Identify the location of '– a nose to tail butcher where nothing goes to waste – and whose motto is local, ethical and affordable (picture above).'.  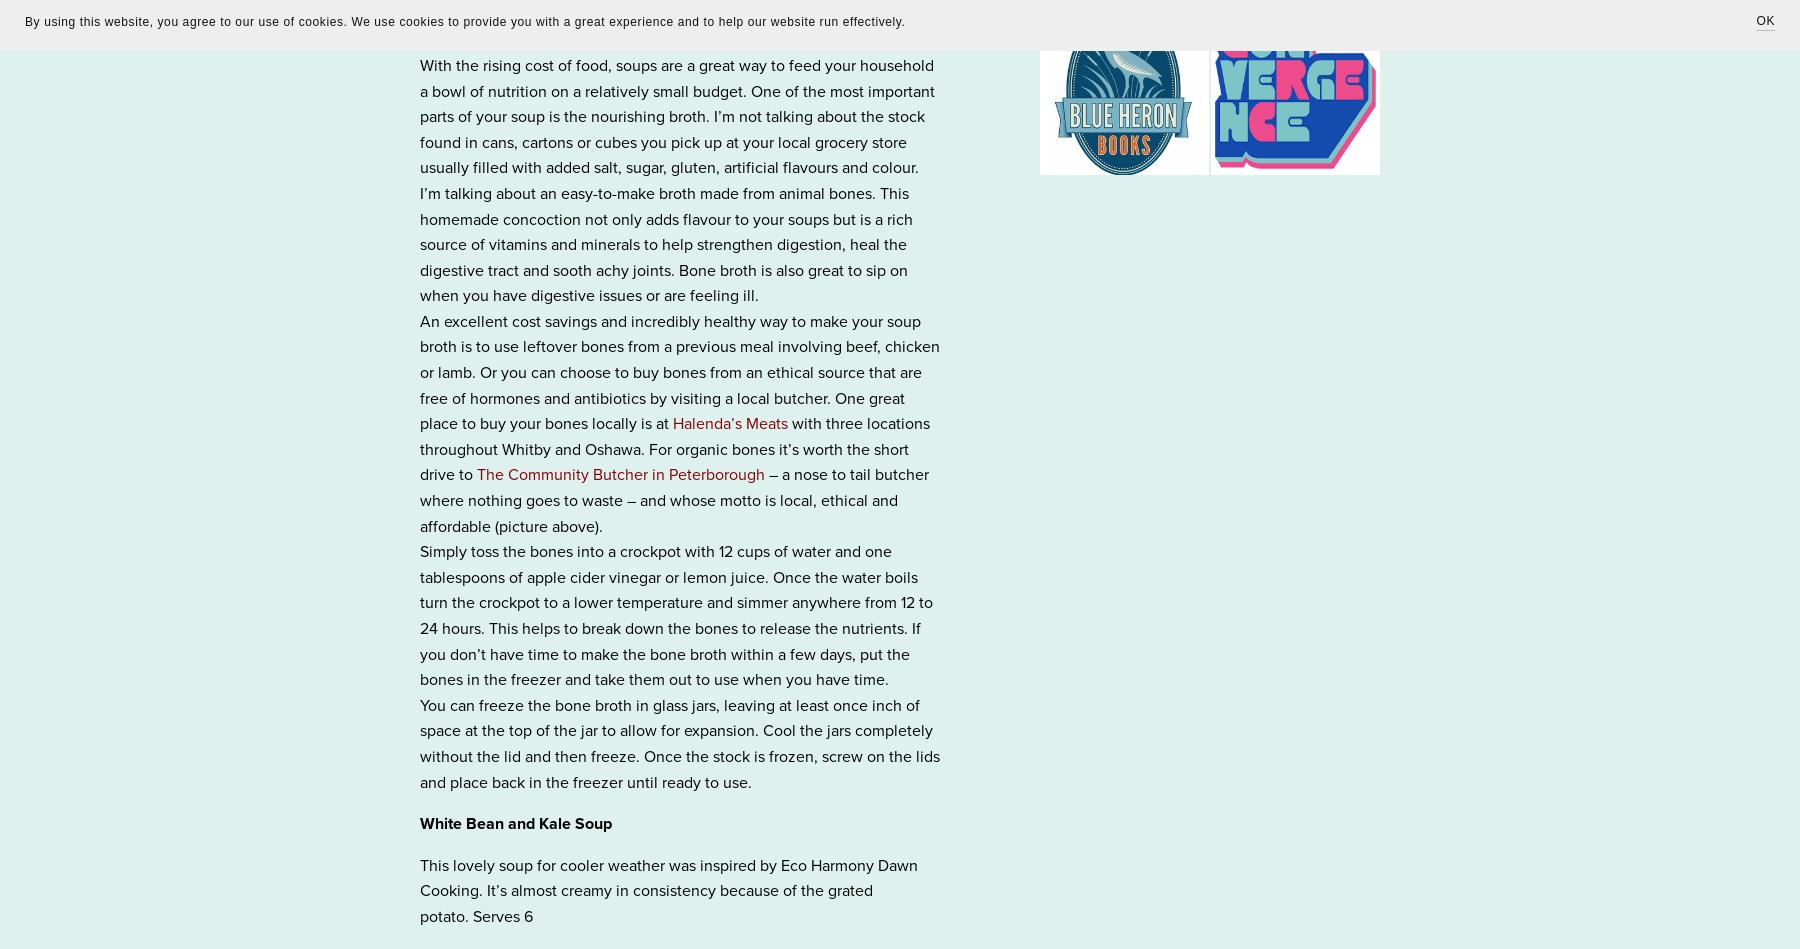
(419, 499).